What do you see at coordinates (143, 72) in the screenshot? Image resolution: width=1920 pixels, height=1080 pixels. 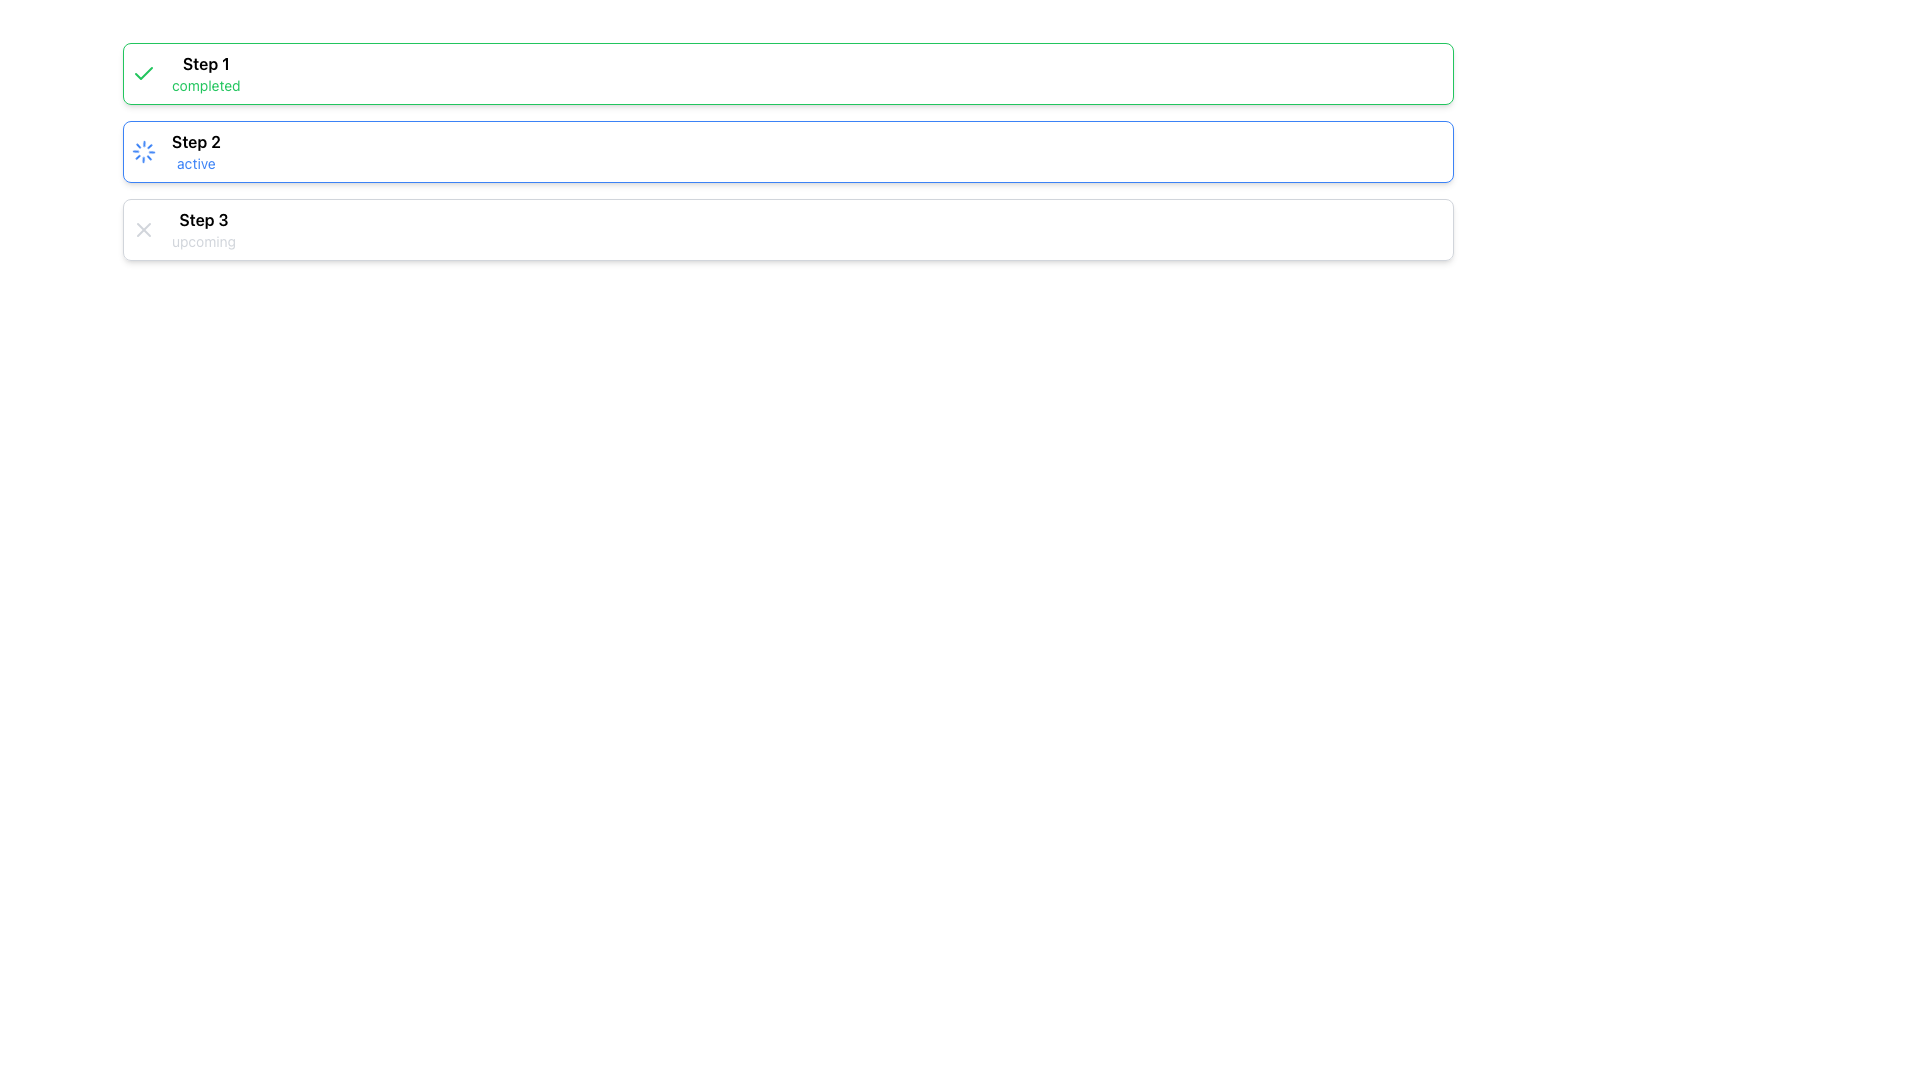 I see `the completion icon indicating that 'Step 1' has been completed successfully, located adjacent to the text 'Step 1 completed'` at bounding box center [143, 72].